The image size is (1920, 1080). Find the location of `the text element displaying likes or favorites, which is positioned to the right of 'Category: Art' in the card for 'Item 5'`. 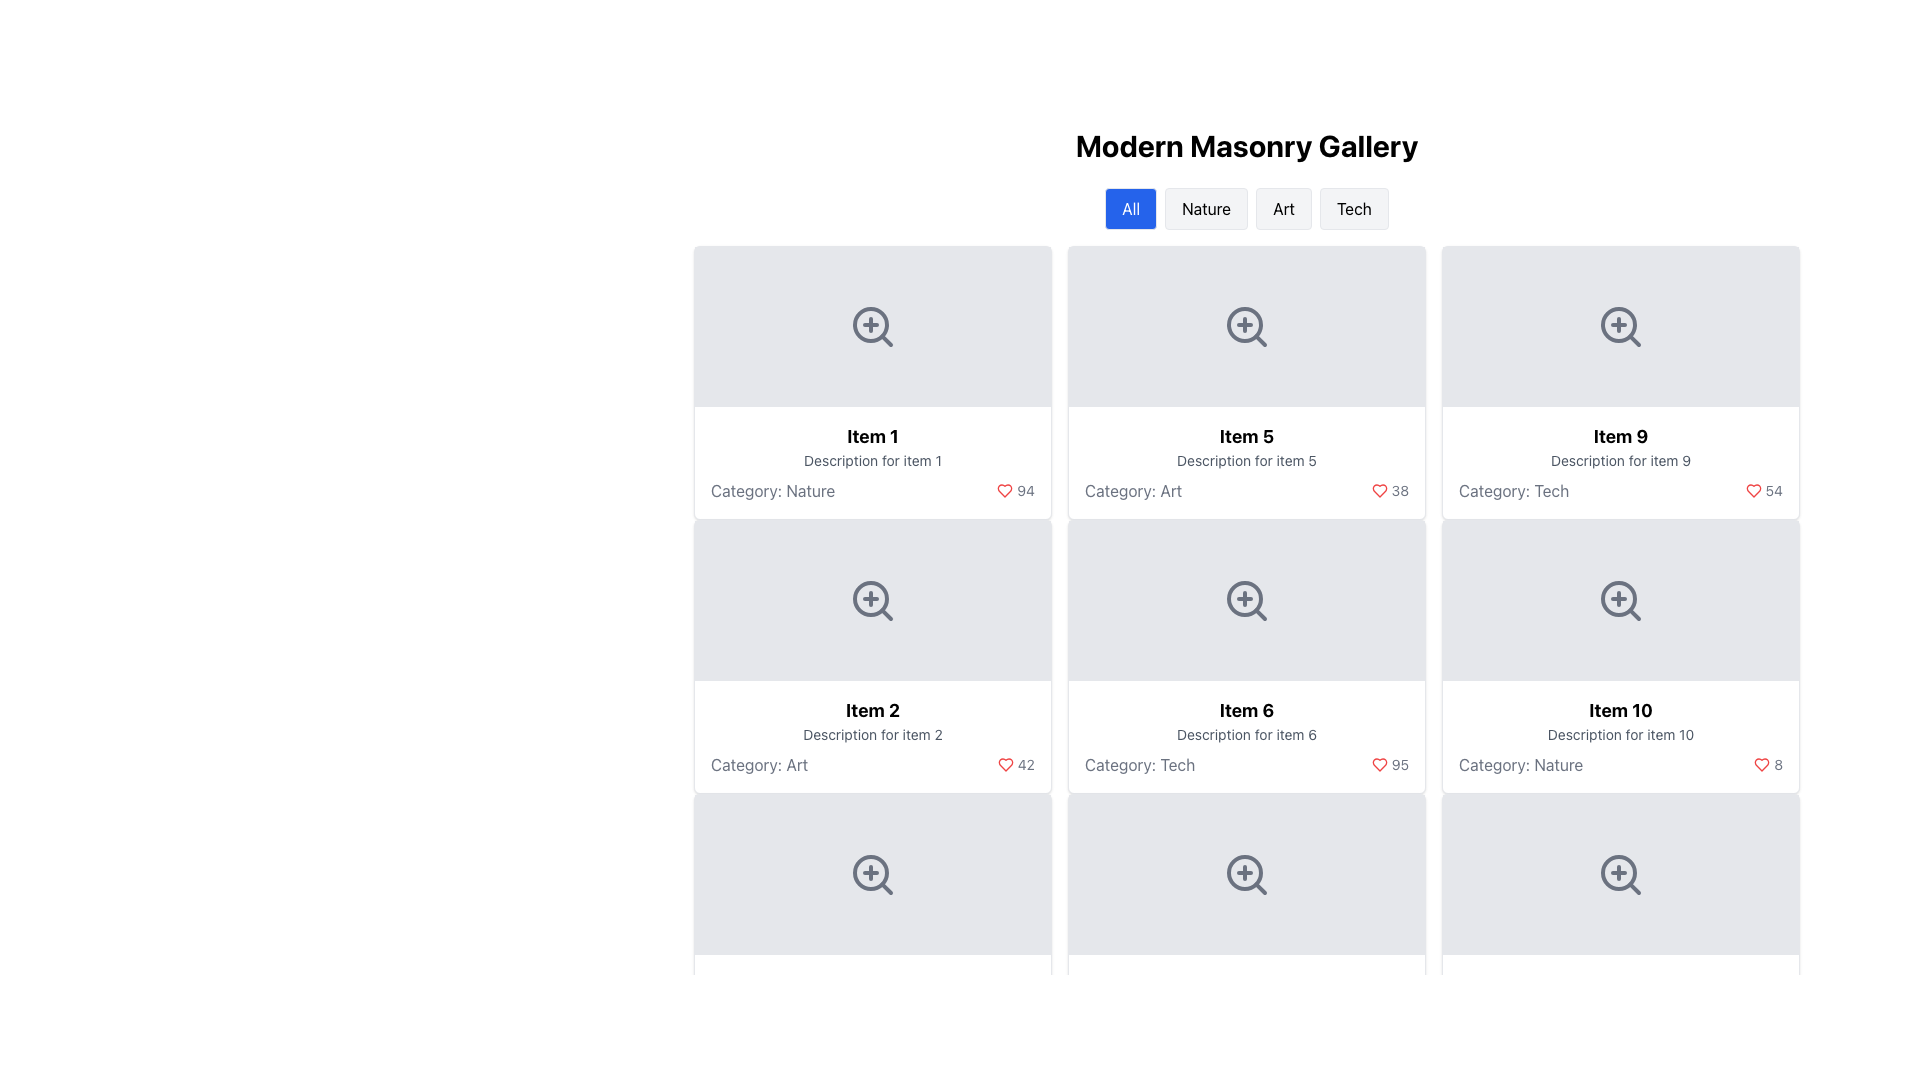

the text element displaying likes or favorites, which is positioned to the right of 'Category: Art' in the card for 'Item 5' is located at coordinates (1389, 490).